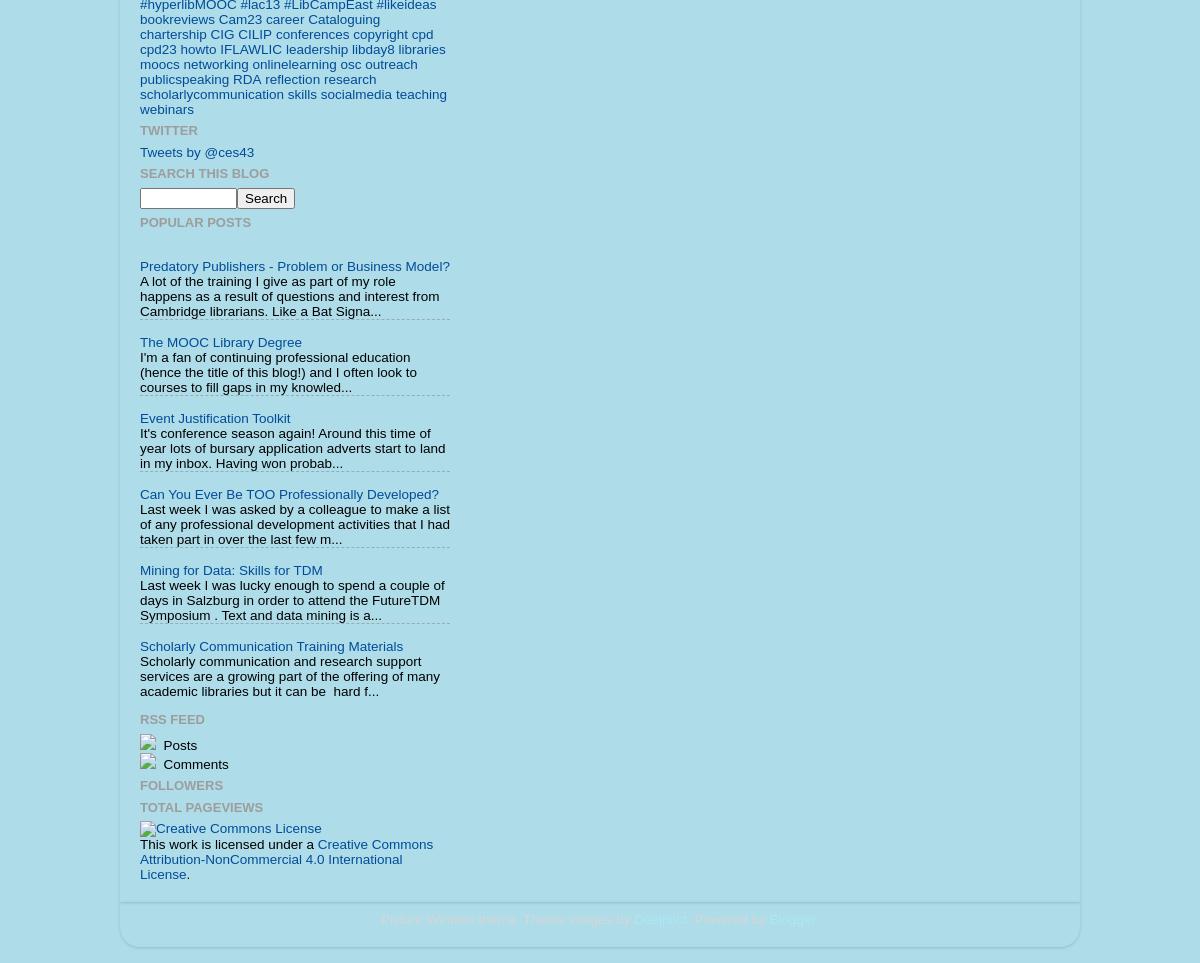  Describe the element at coordinates (350, 63) in the screenshot. I see `'osc'` at that location.